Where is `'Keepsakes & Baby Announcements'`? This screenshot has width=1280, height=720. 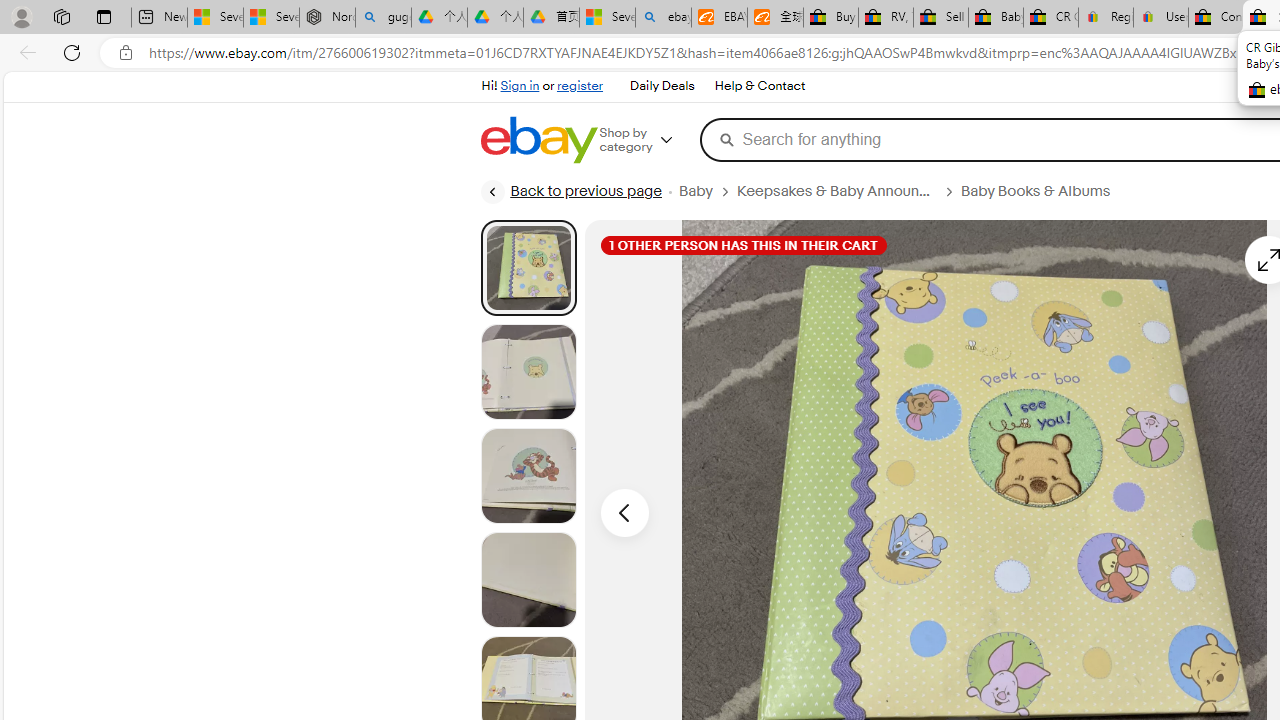 'Keepsakes & Baby Announcements' is located at coordinates (836, 191).